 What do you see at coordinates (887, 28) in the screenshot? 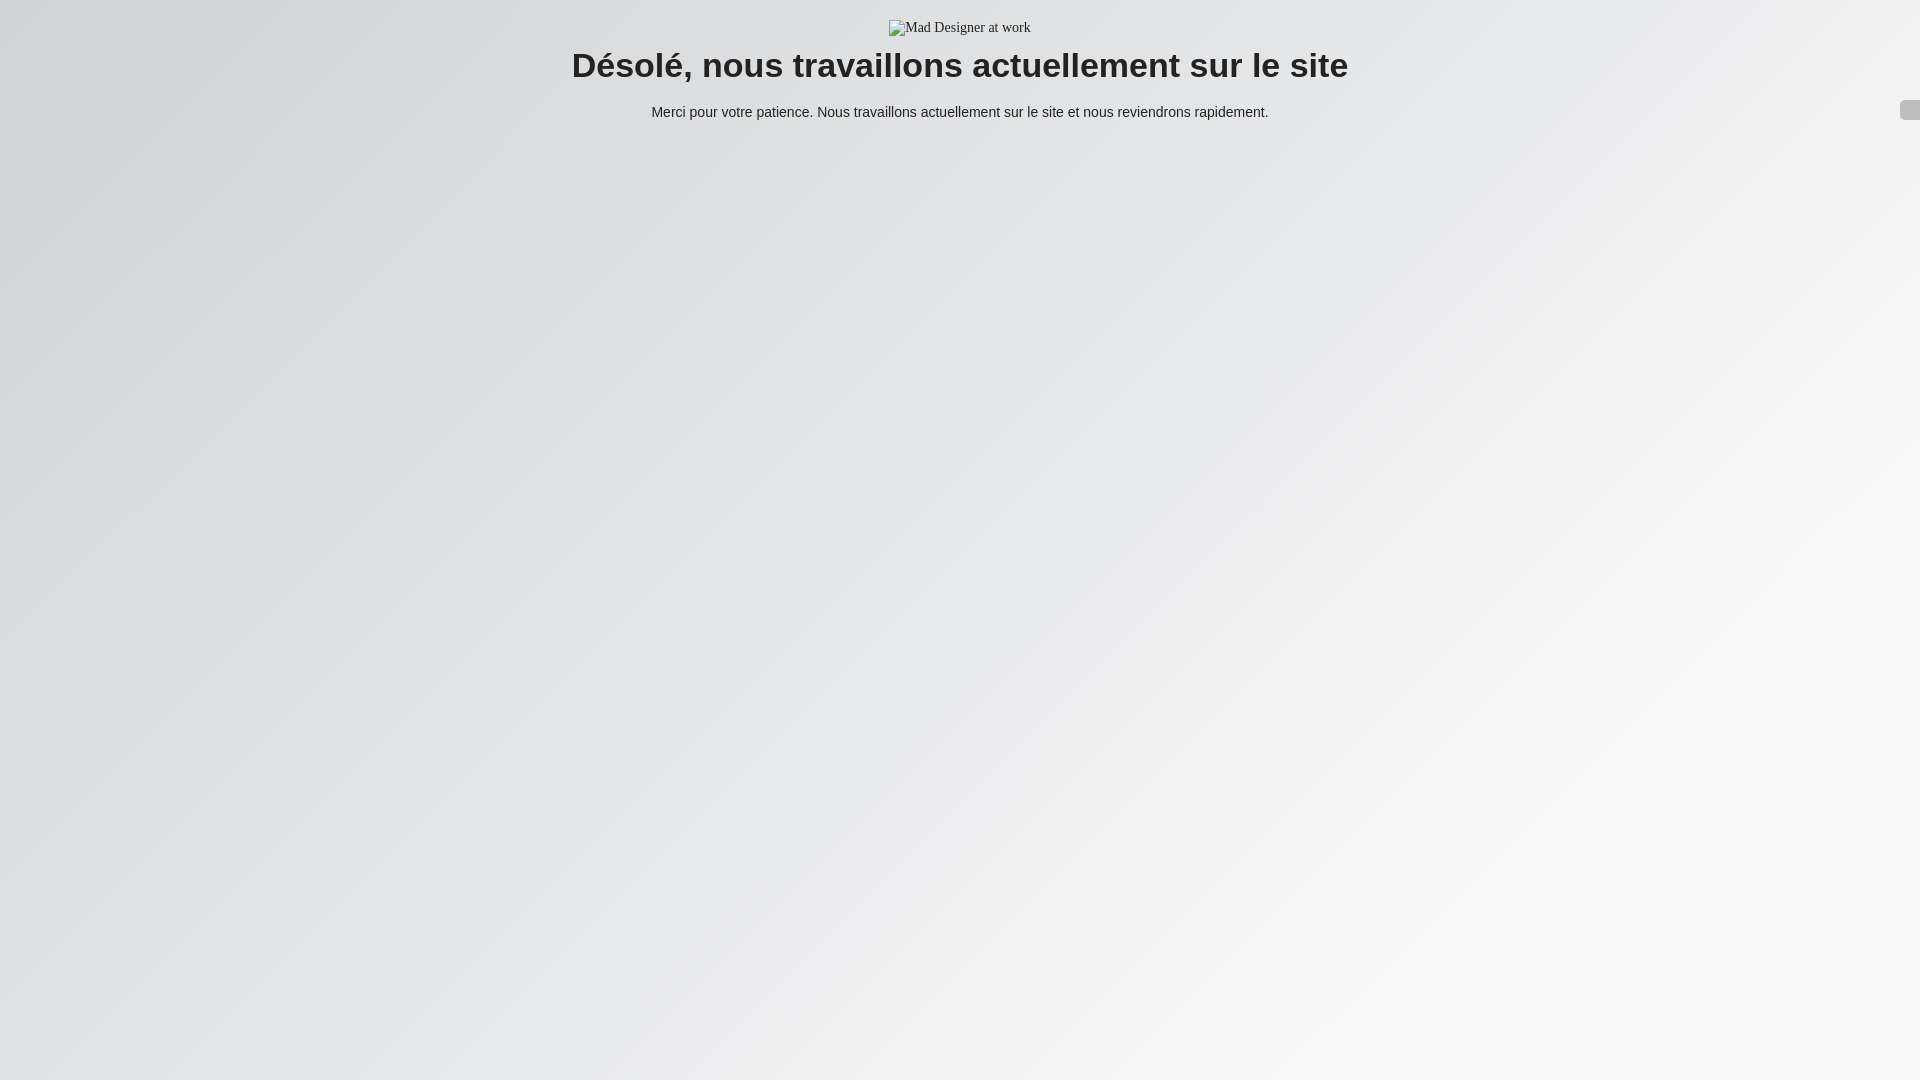
I see `'Mad Designer at work'` at bounding box center [887, 28].